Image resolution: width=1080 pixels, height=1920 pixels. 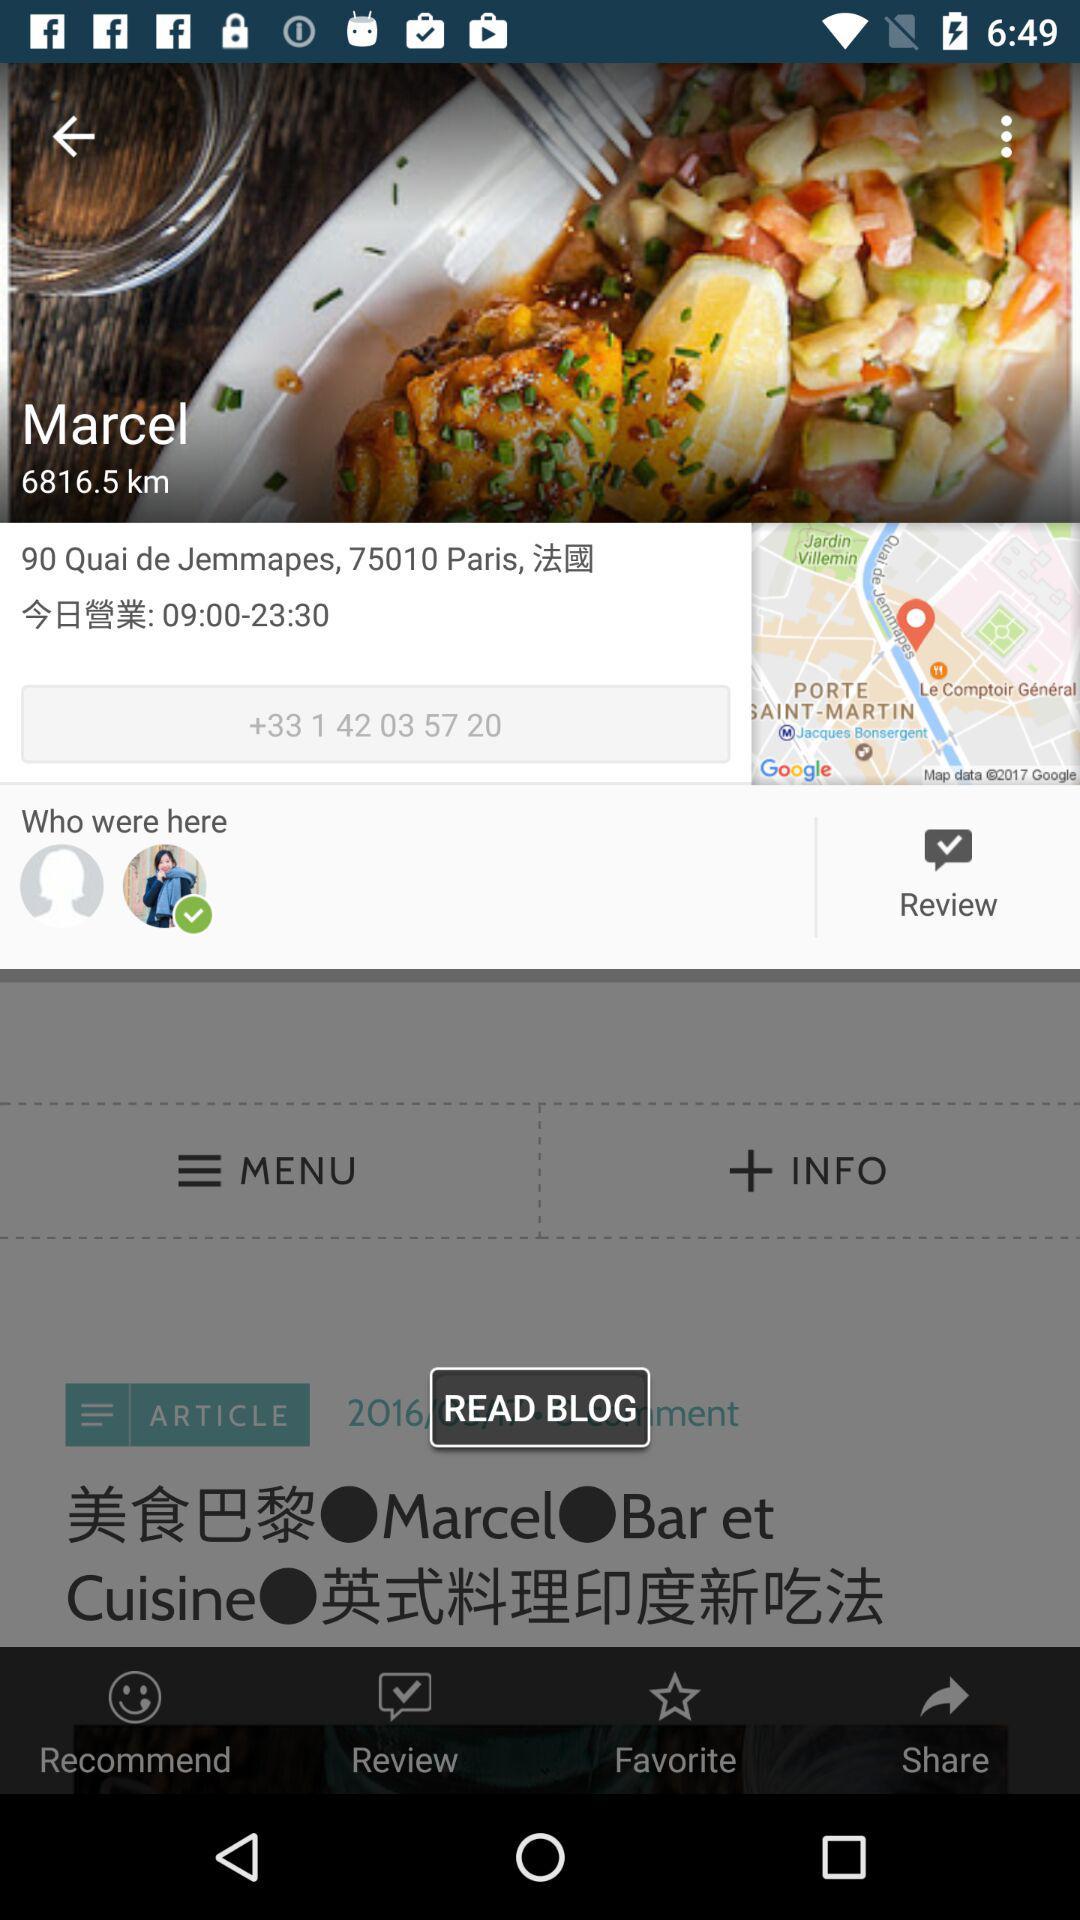 What do you see at coordinates (375, 557) in the screenshot?
I see `90 quai de item` at bounding box center [375, 557].